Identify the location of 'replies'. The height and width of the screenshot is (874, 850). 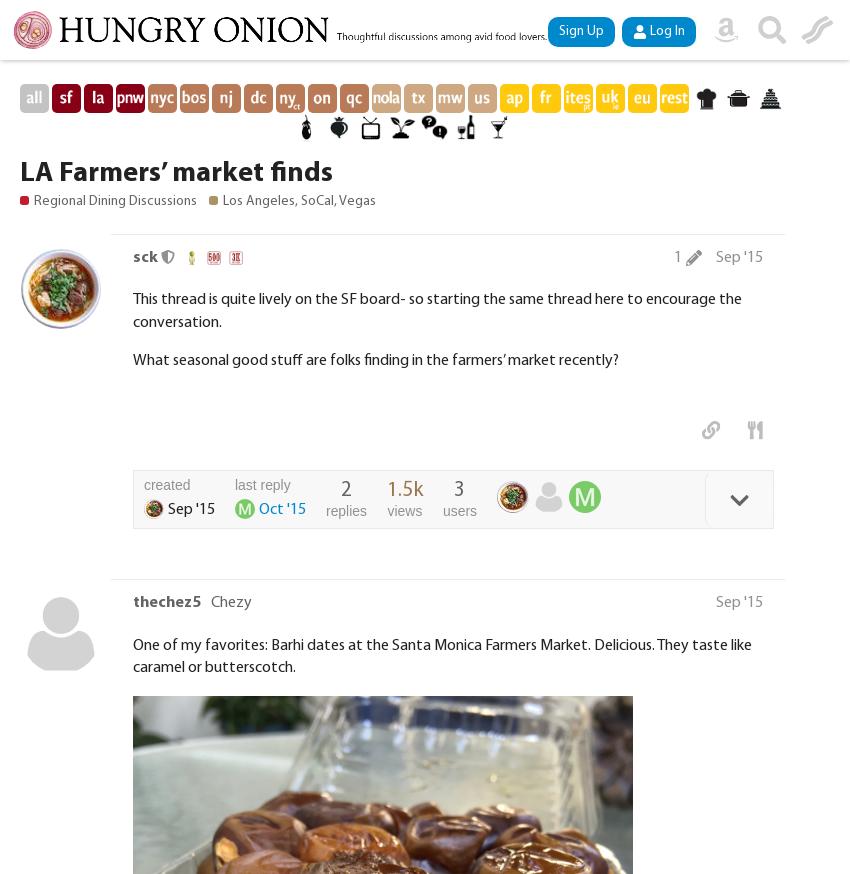
(345, 508).